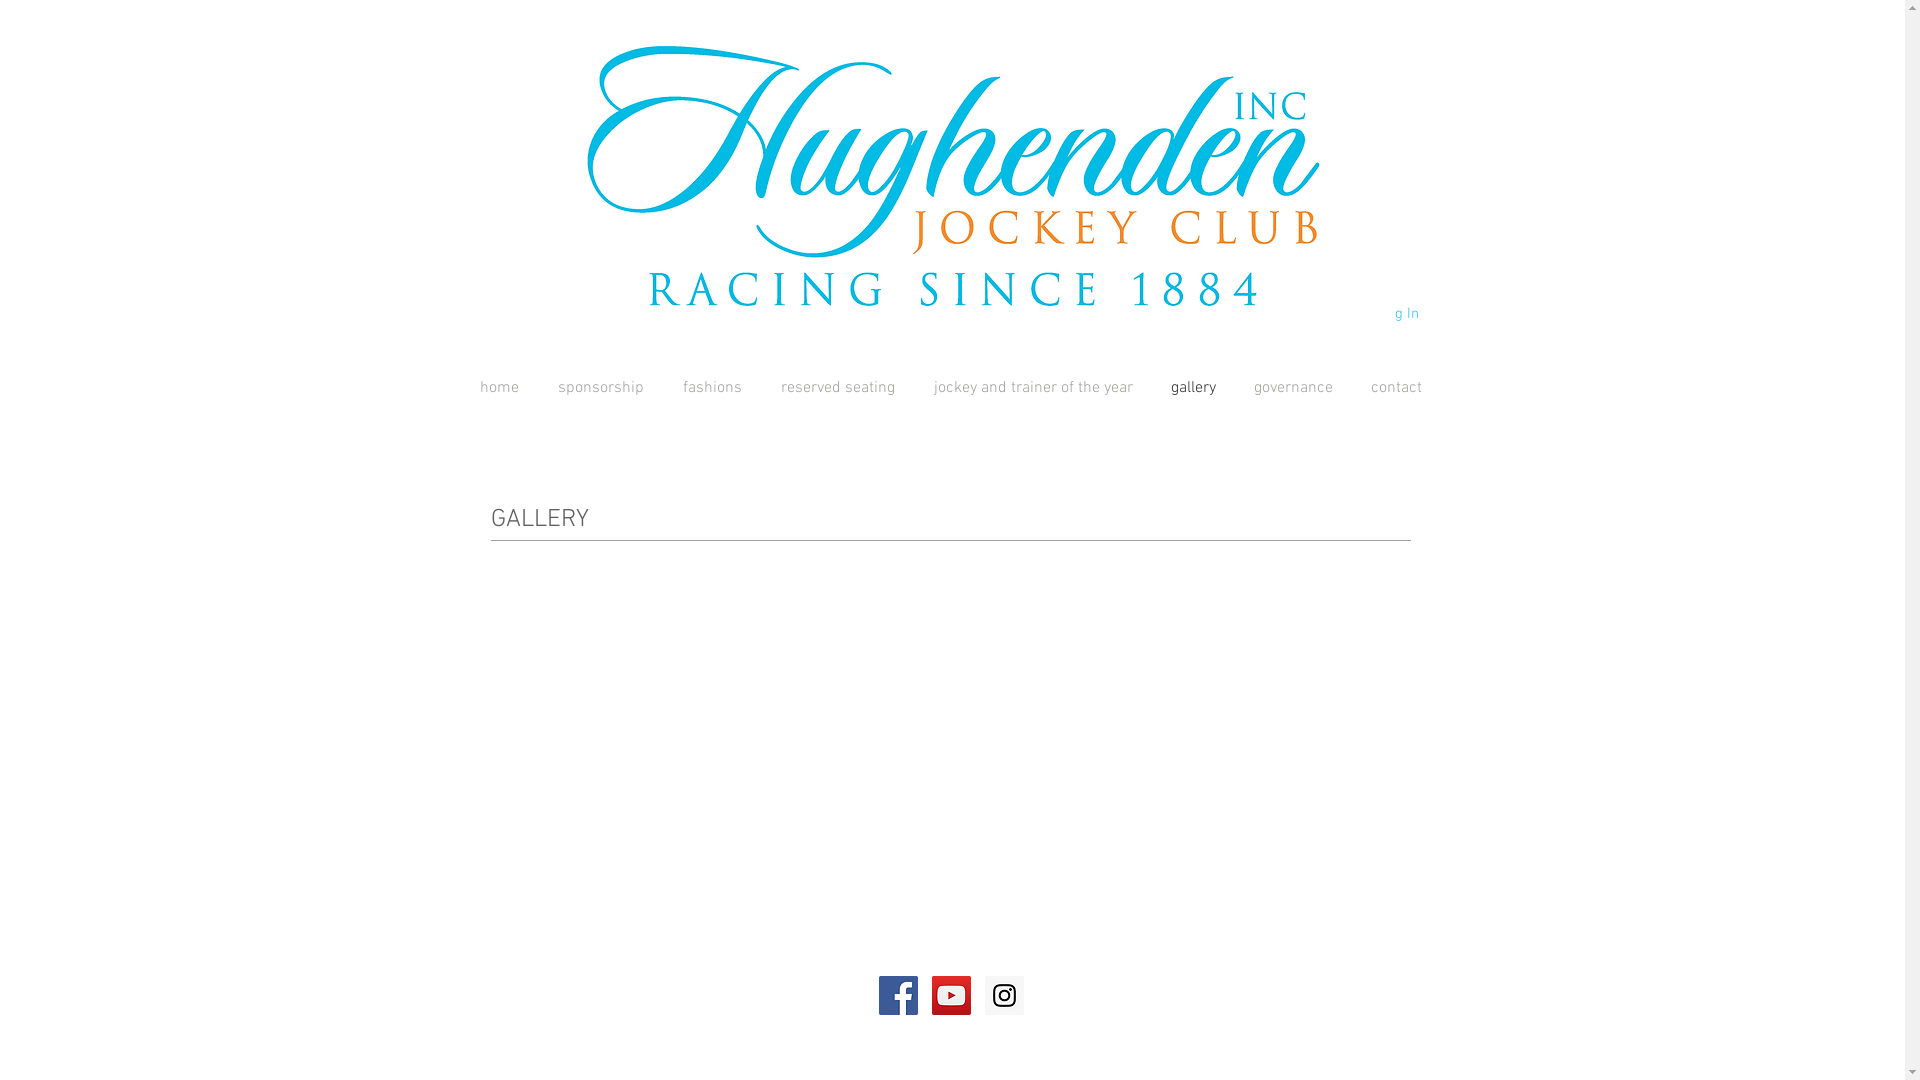  Describe the element at coordinates (1324, 313) in the screenshot. I see `'Log In'` at that location.